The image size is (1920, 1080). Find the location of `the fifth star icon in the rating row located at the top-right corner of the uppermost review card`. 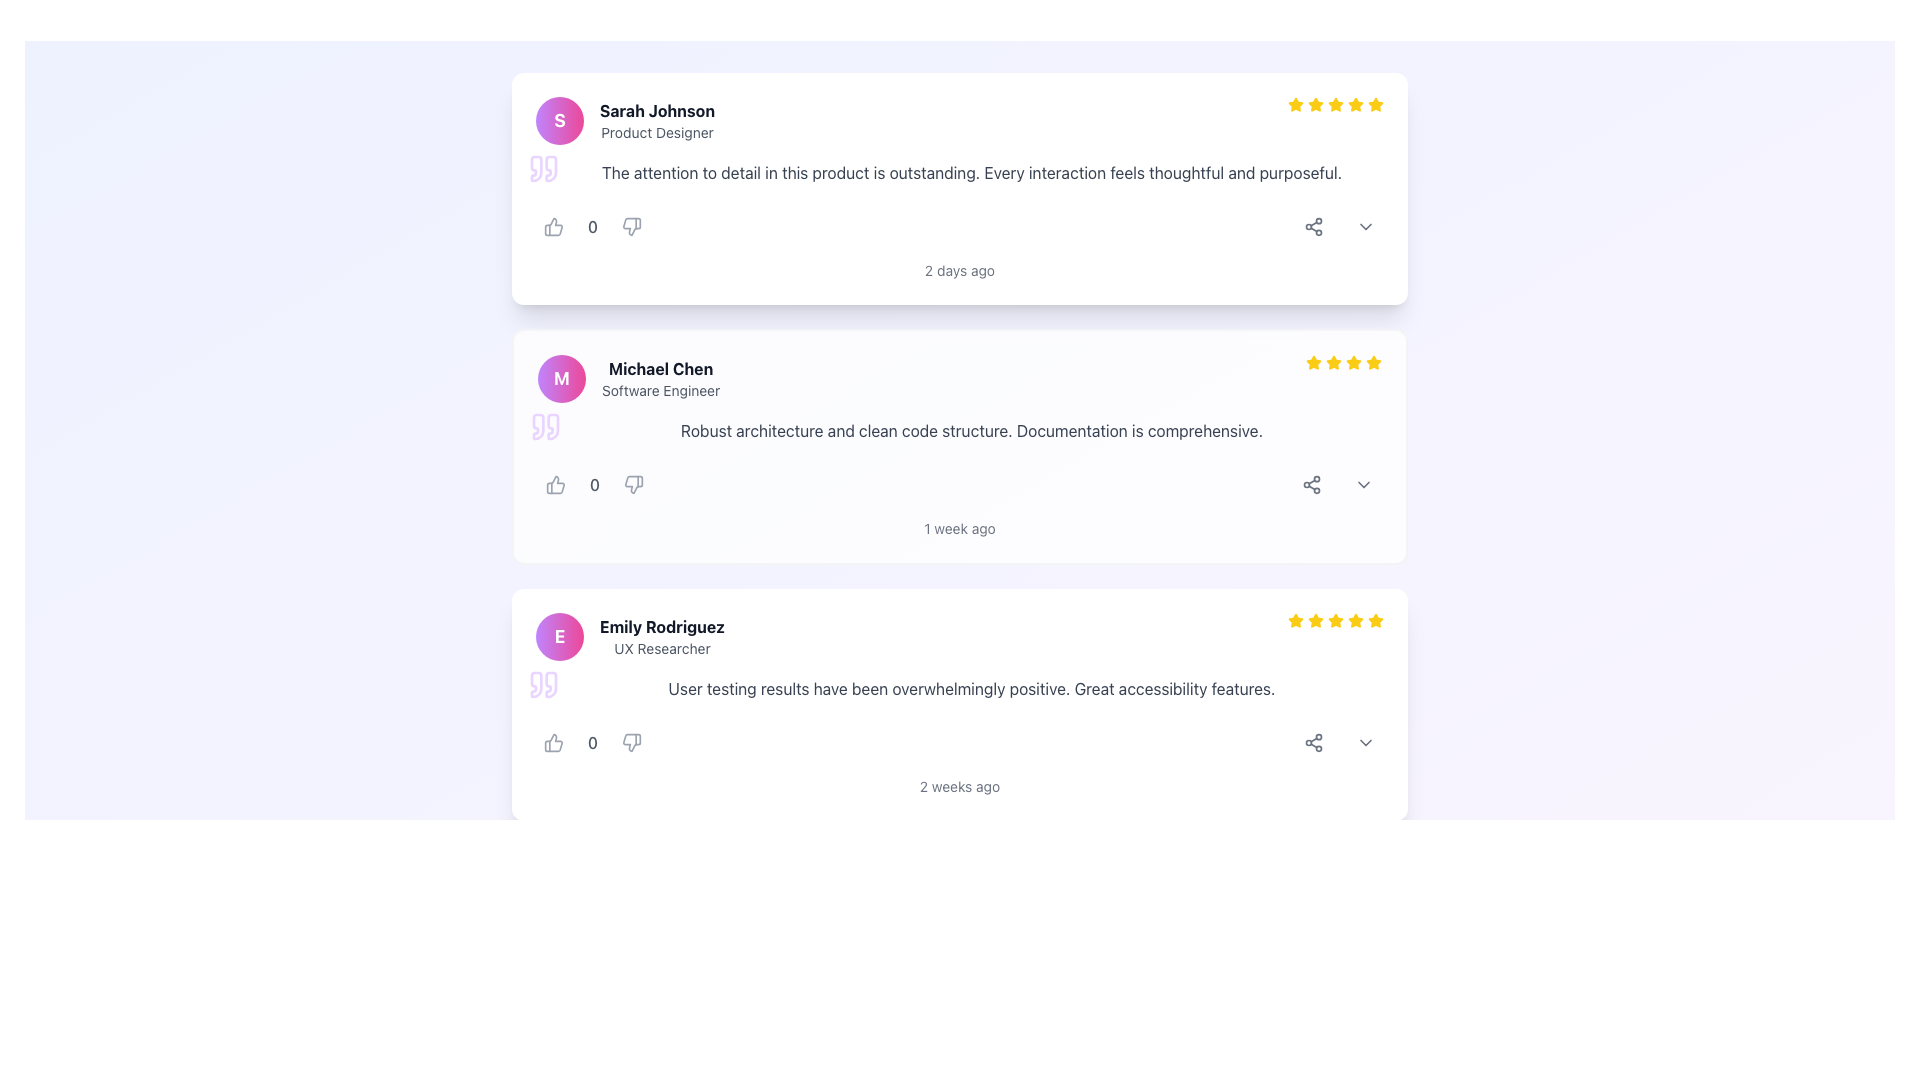

the fifth star icon in the rating row located at the top-right corner of the uppermost review card is located at coordinates (1375, 104).